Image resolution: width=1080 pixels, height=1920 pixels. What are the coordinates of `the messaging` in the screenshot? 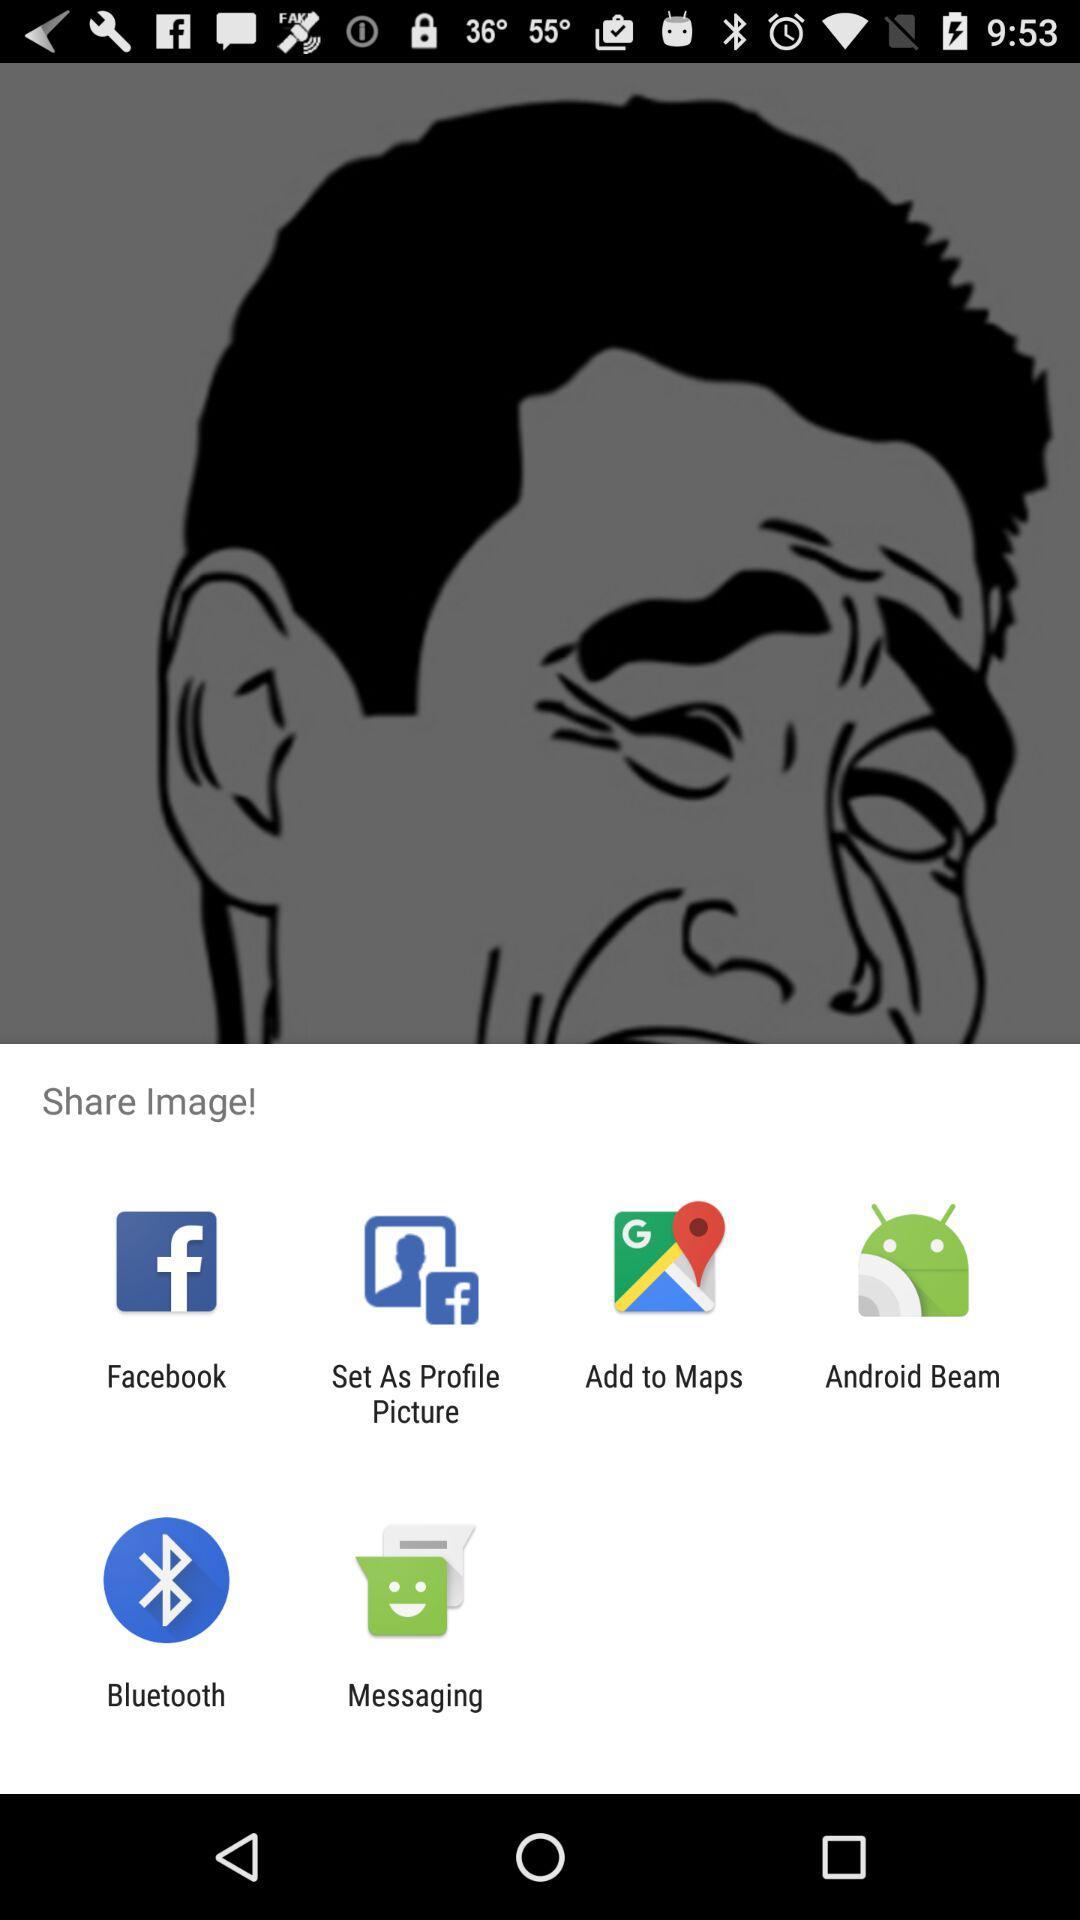 It's located at (414, 1711).